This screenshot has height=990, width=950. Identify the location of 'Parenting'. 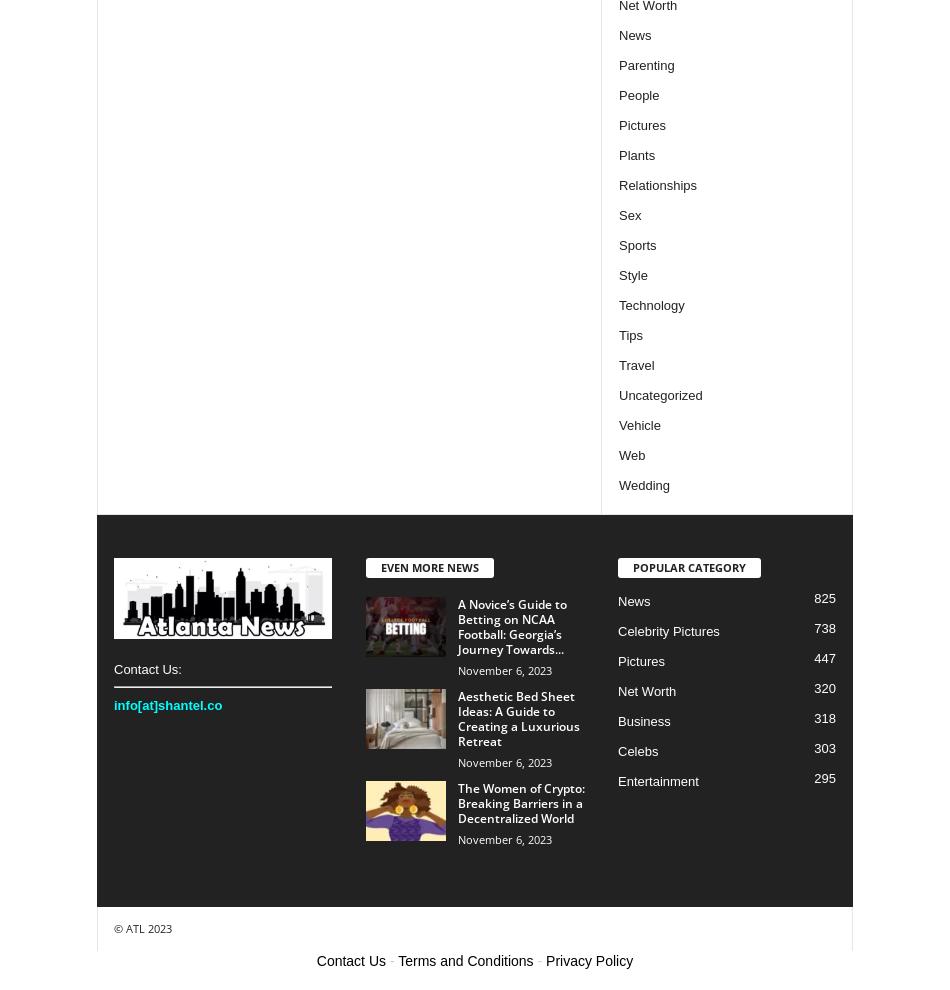
(646, 64).